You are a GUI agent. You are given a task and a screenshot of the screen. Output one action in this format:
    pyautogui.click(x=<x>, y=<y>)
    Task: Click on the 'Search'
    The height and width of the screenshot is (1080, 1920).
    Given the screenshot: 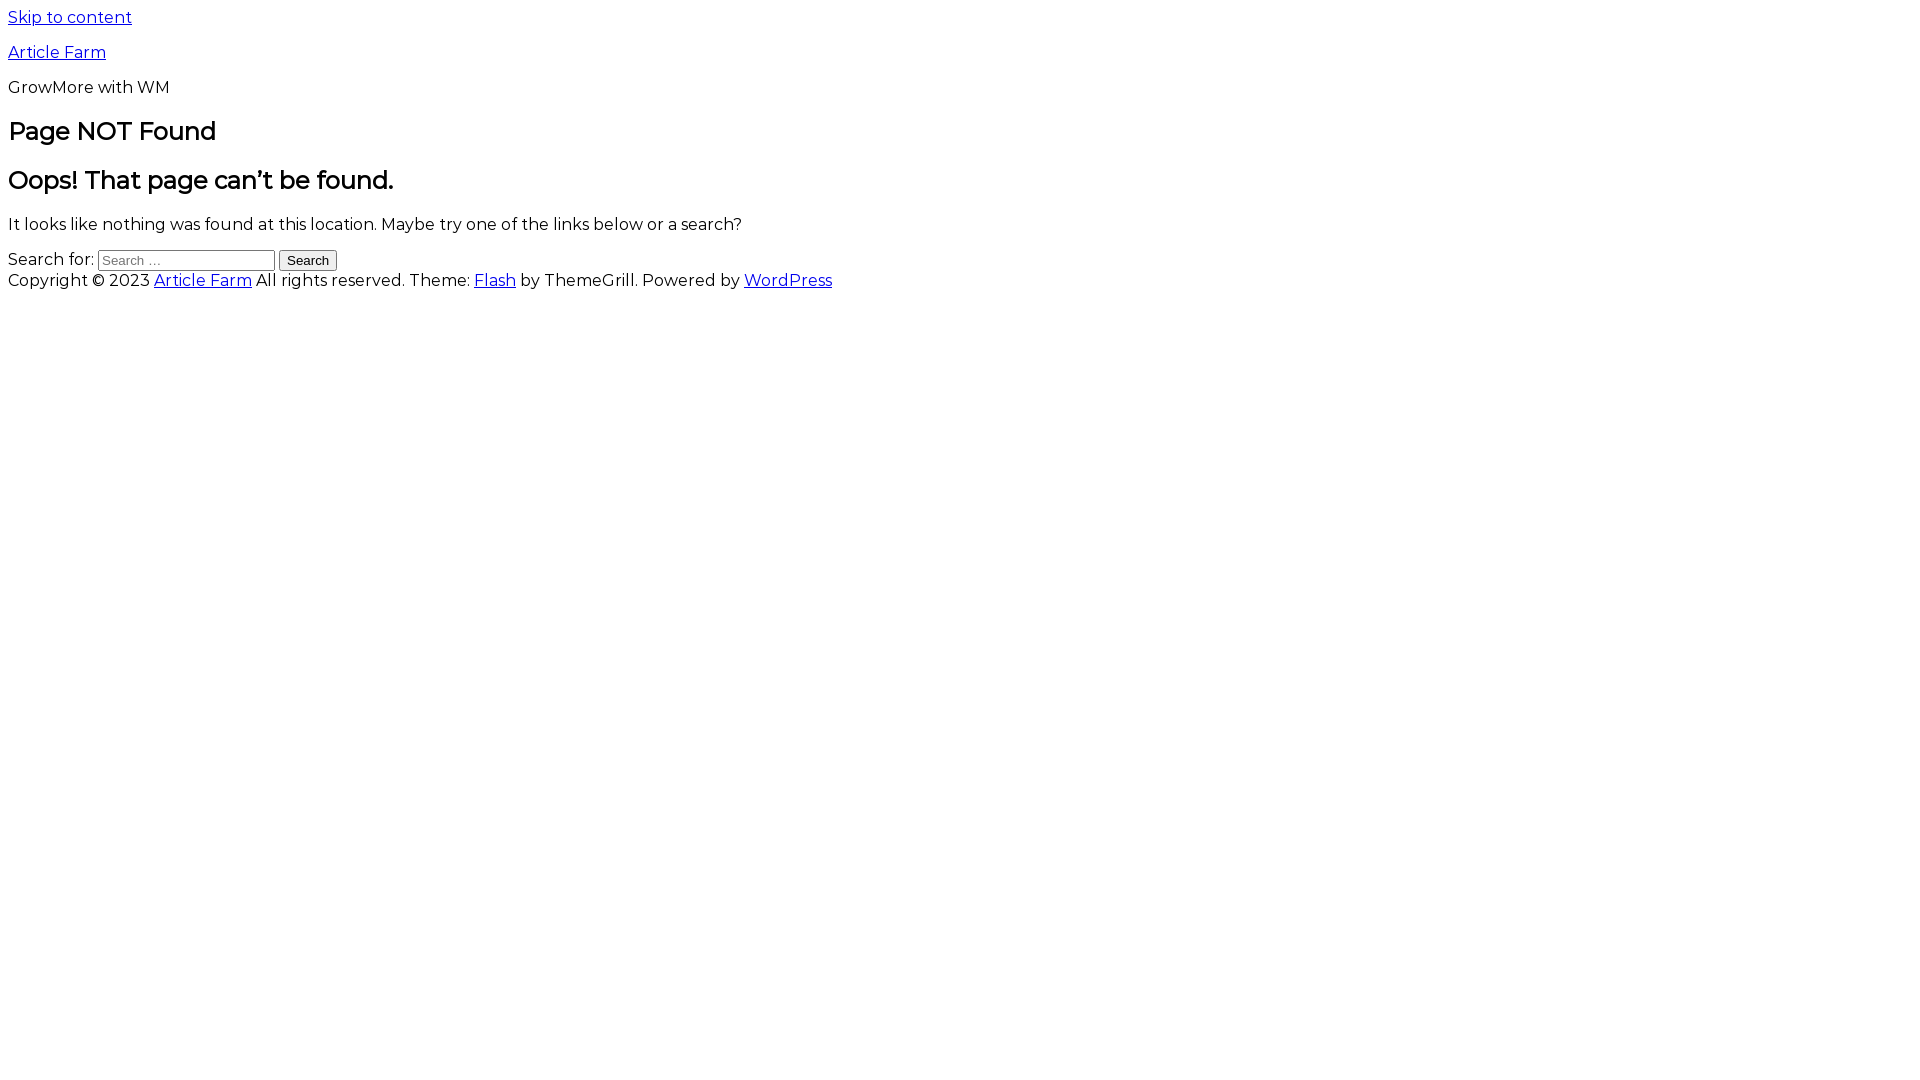 What is the action you would take?
    pyautogui.click(x=306, y=259)
    